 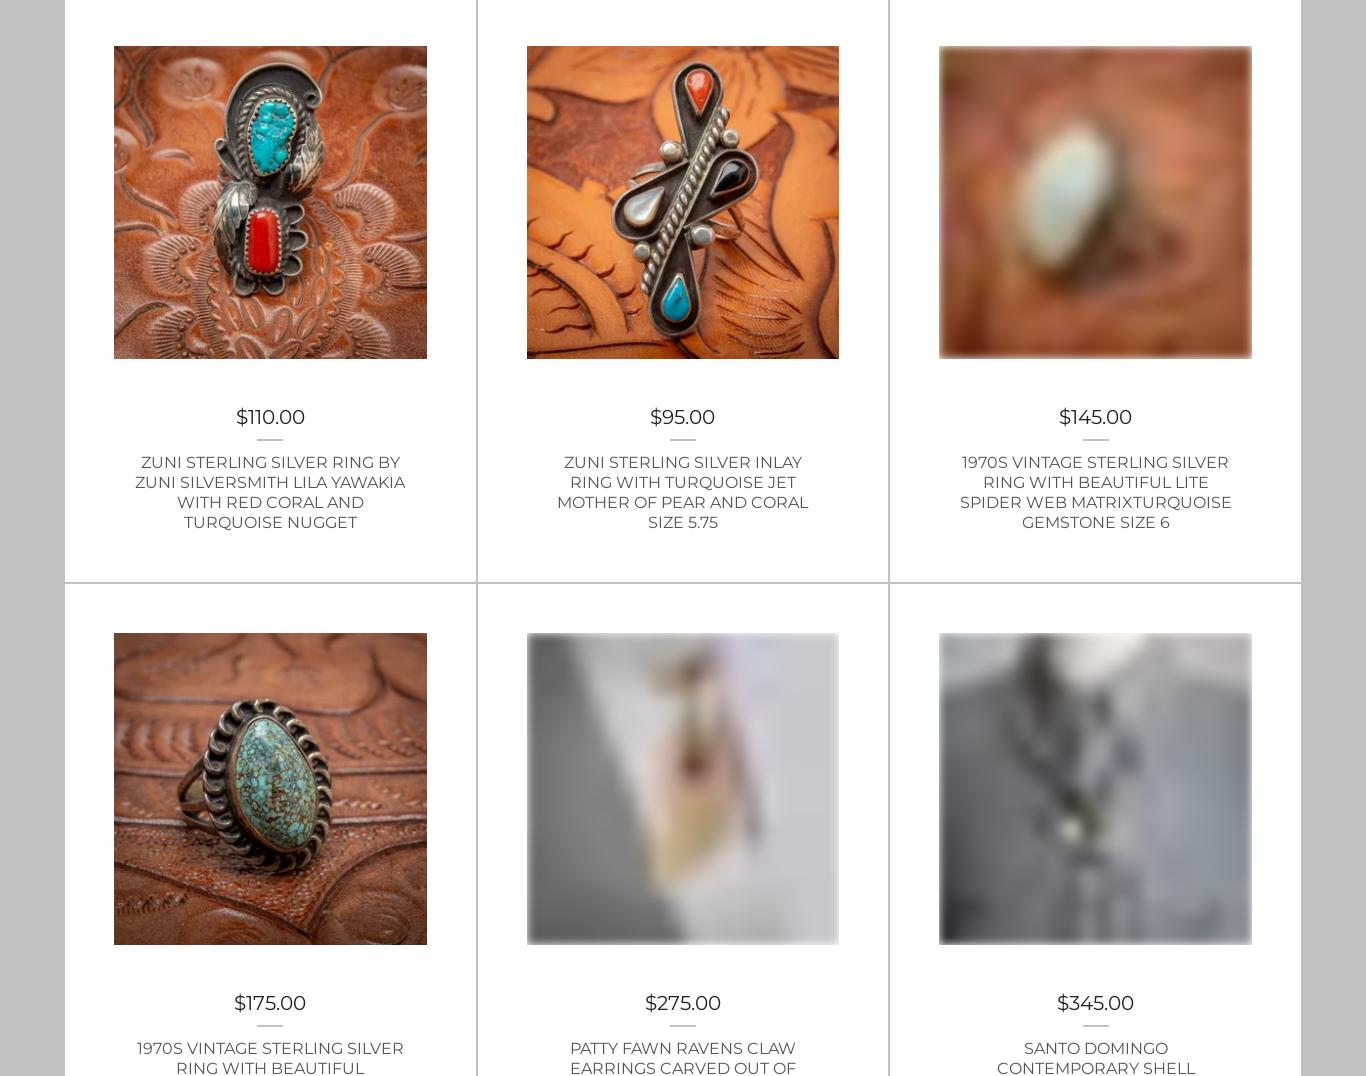 I want to click on '1970s Vintage Sterling Silver Ring with beautiful lite Spider Web MatrixTurquoise gemstone  size 6', so click(x=1093, y=490).